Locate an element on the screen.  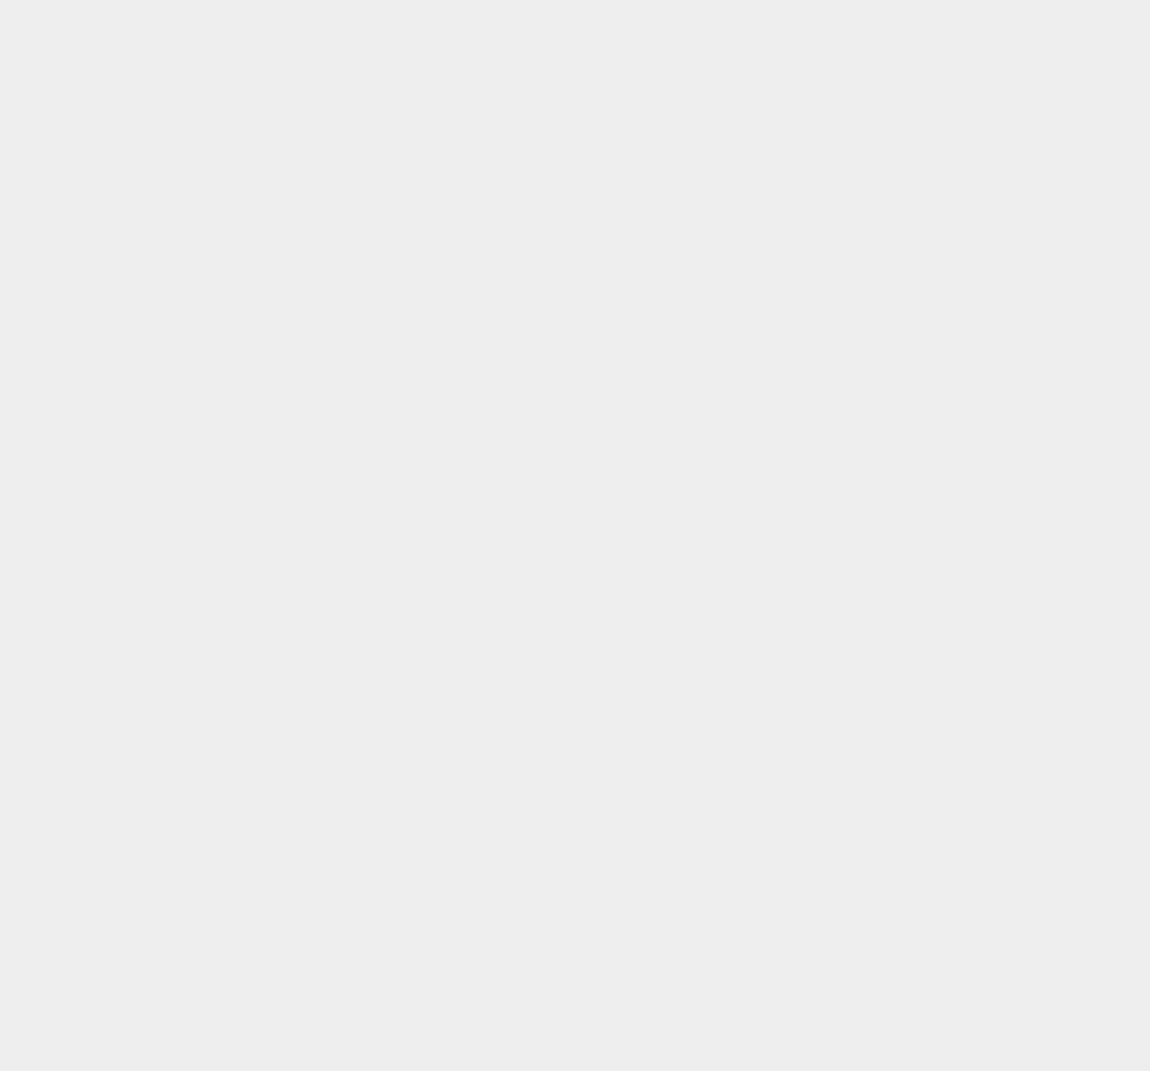
'iOS 7.0.2' is located at coordinates (839, 529).